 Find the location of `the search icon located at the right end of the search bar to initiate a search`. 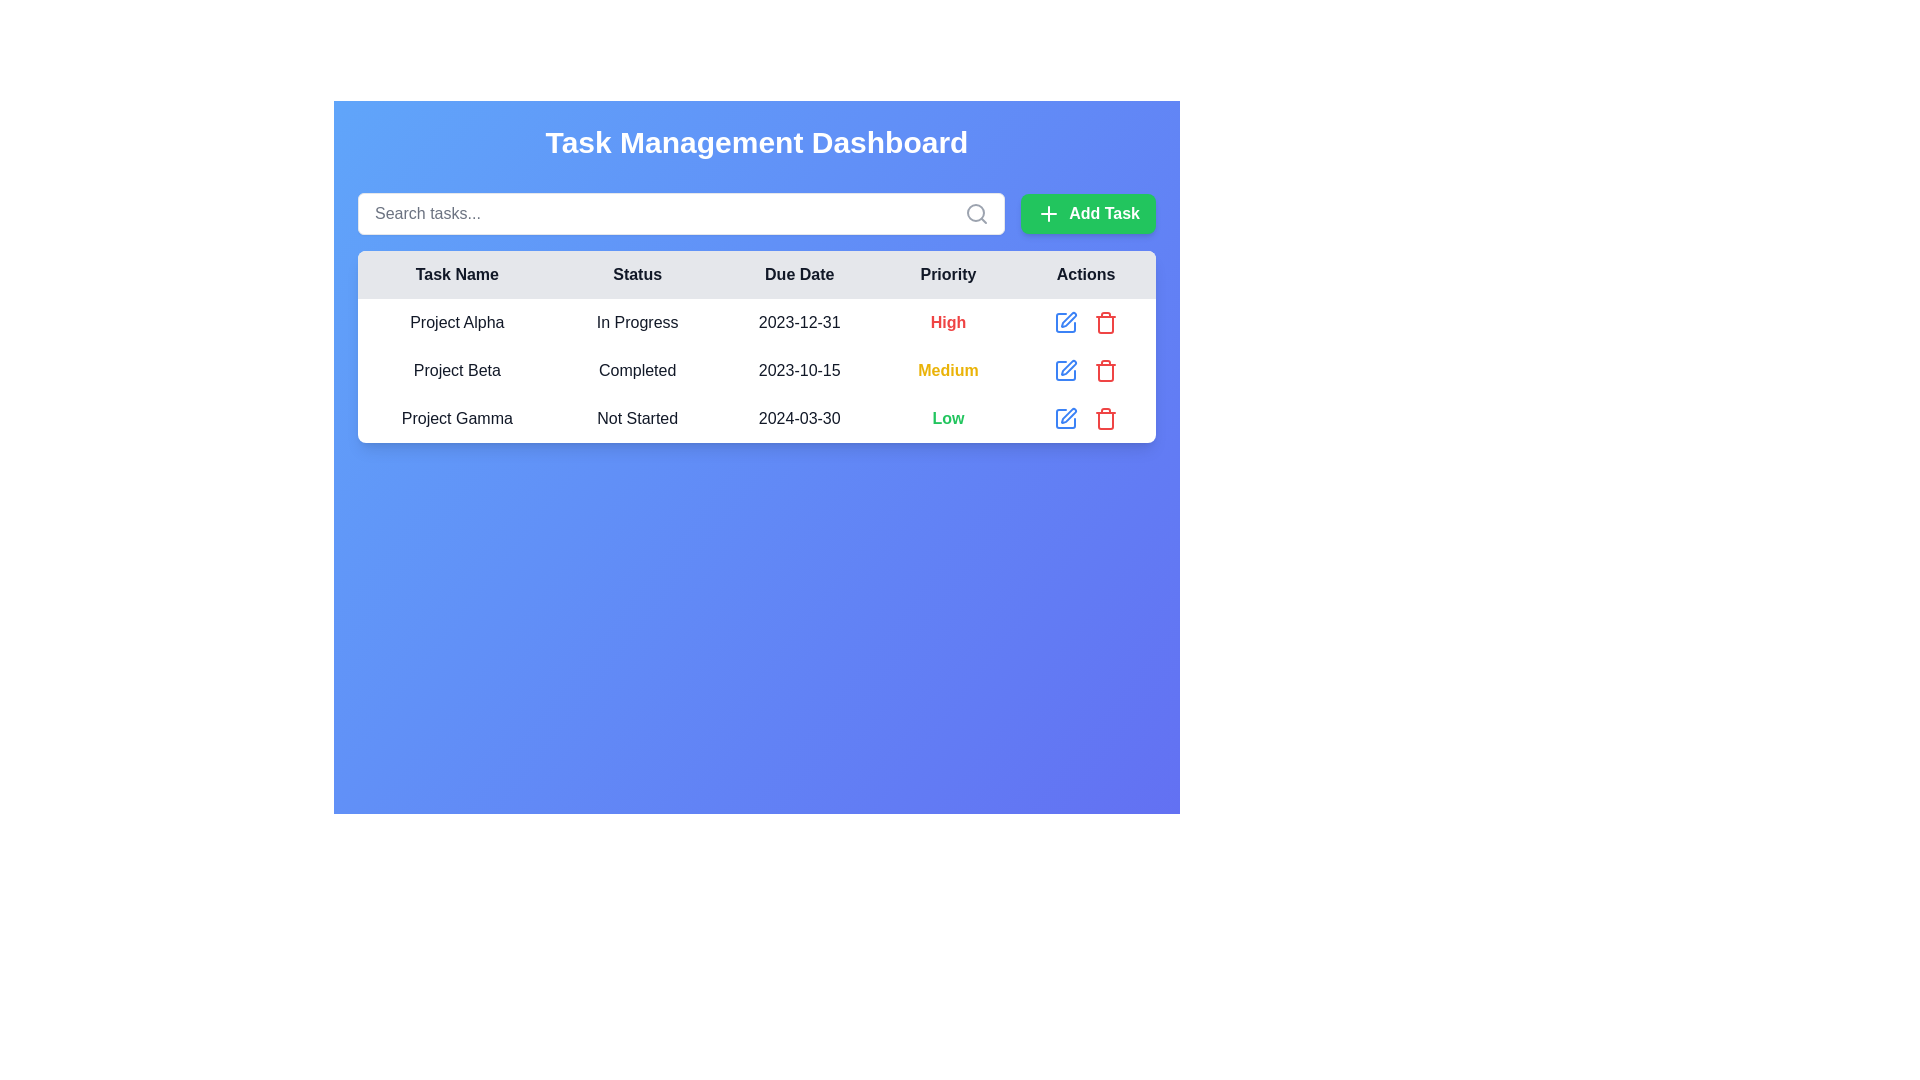

the search icon located at the right end of the search bar to initiate a search is located at coordinates (977, 213).